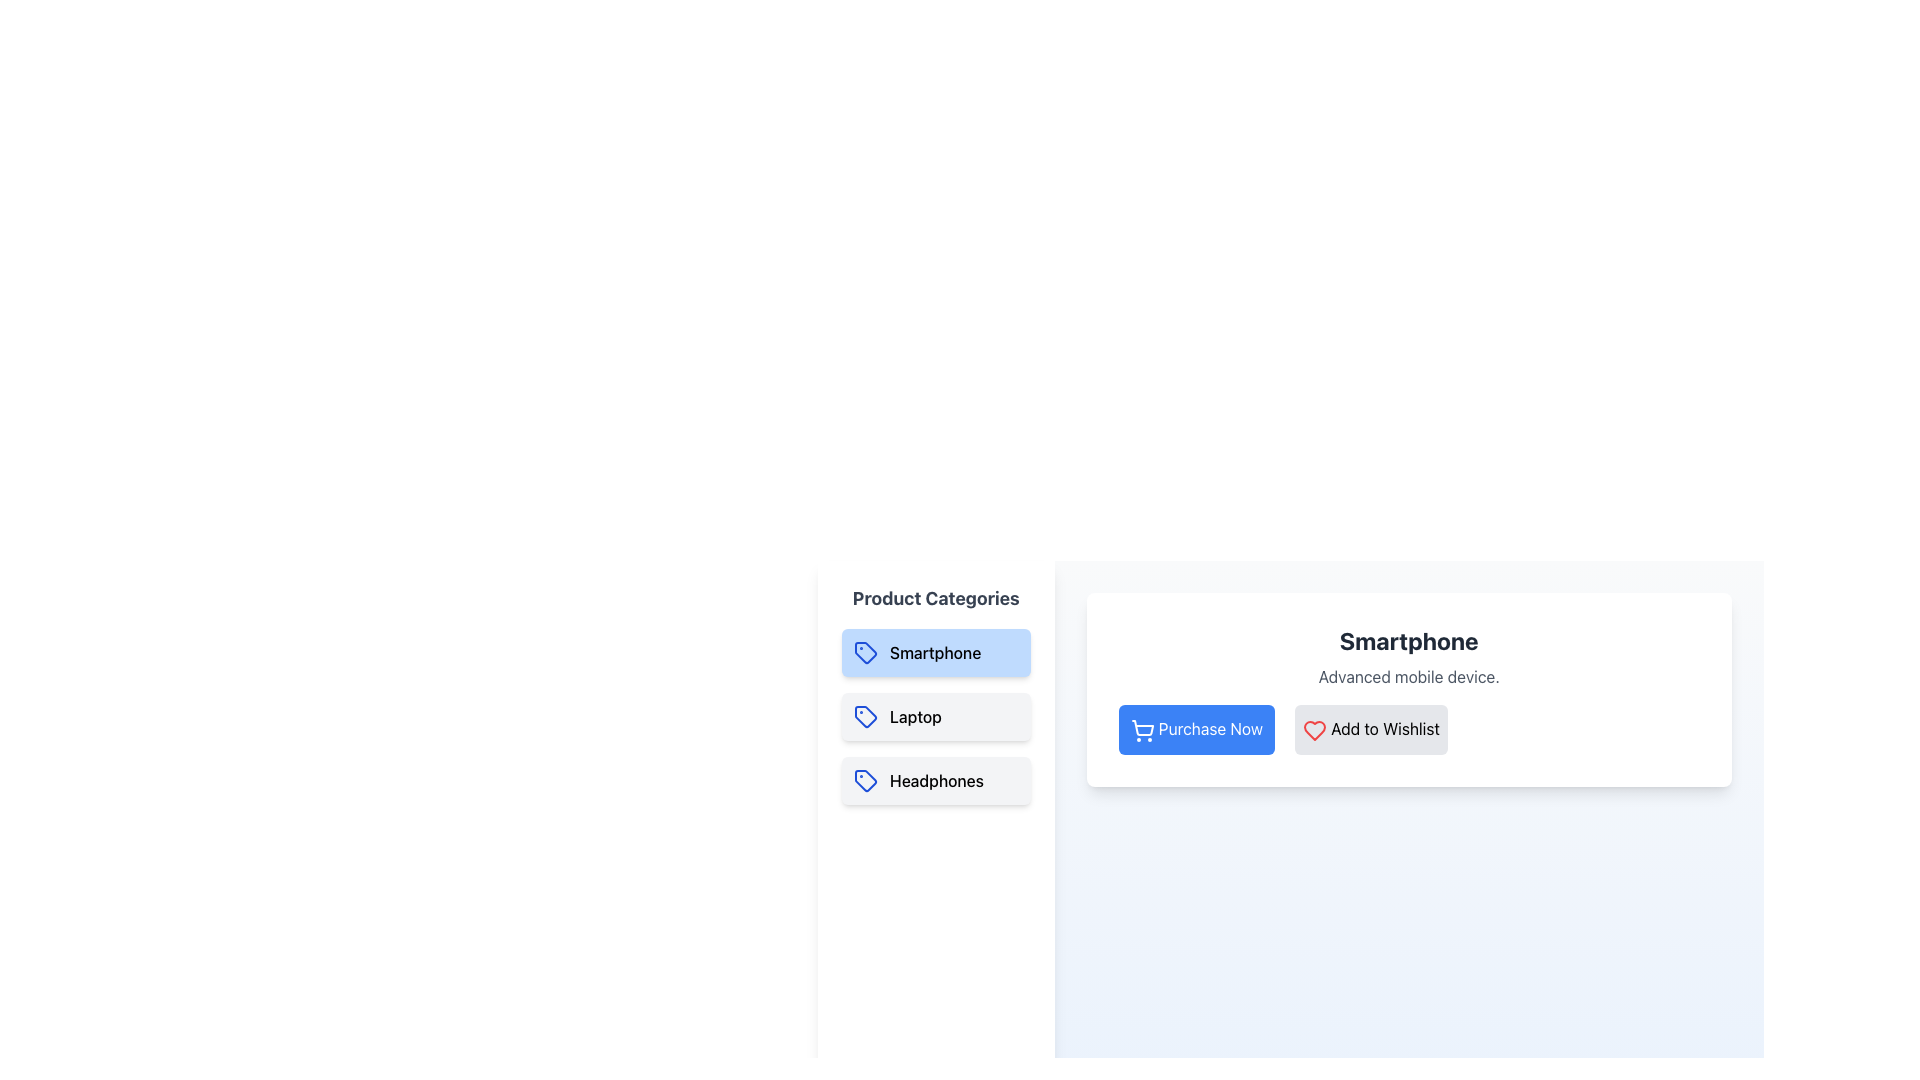 Image resolution: width=1920 pixels, height=1080 pixels. Describe the element at coordinates (1142, 730) in the screenshot. I see `the shopping cart icon located on the blue button labeled 'Purchase Now' under the 'Smartphone' section` at that location.